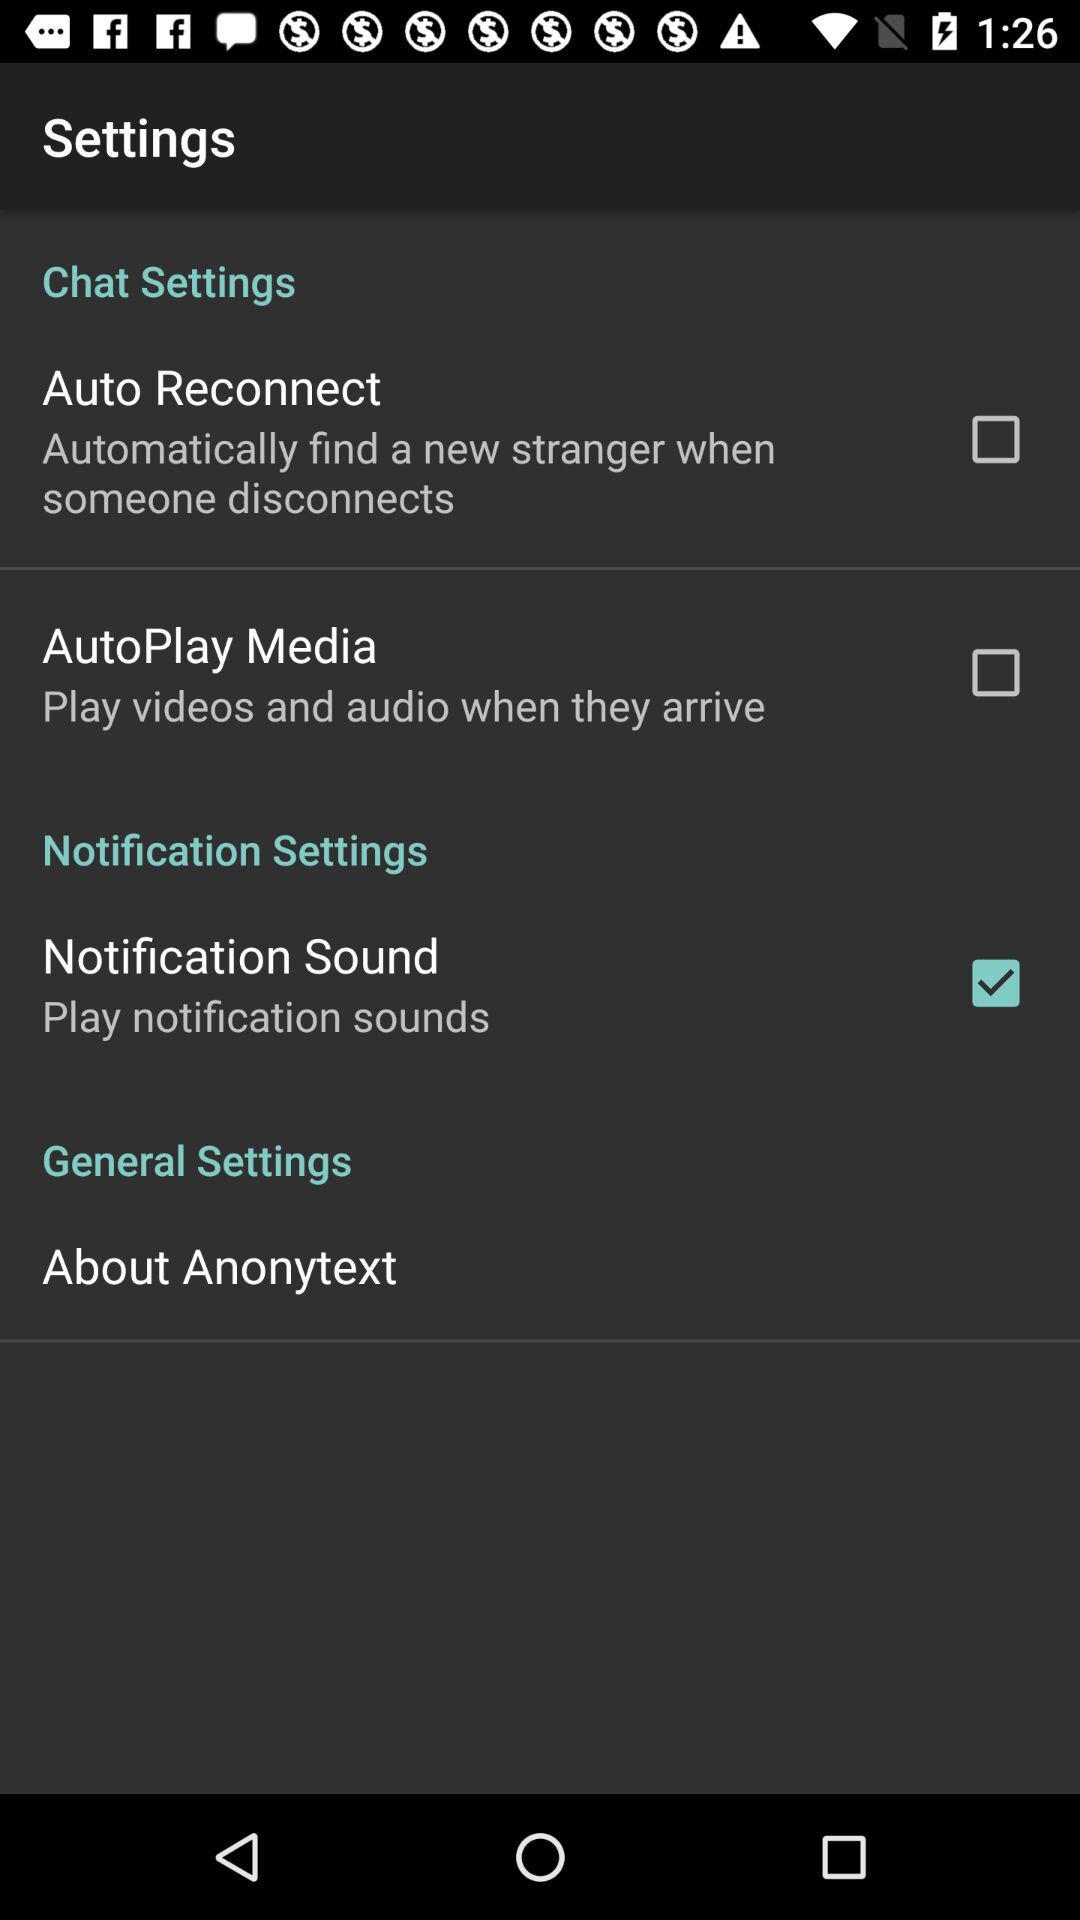  What do you see at coordinates (540, 1002) in the screenshot?
I see `the item below the settings icon` at bounding box center [540, 1002].